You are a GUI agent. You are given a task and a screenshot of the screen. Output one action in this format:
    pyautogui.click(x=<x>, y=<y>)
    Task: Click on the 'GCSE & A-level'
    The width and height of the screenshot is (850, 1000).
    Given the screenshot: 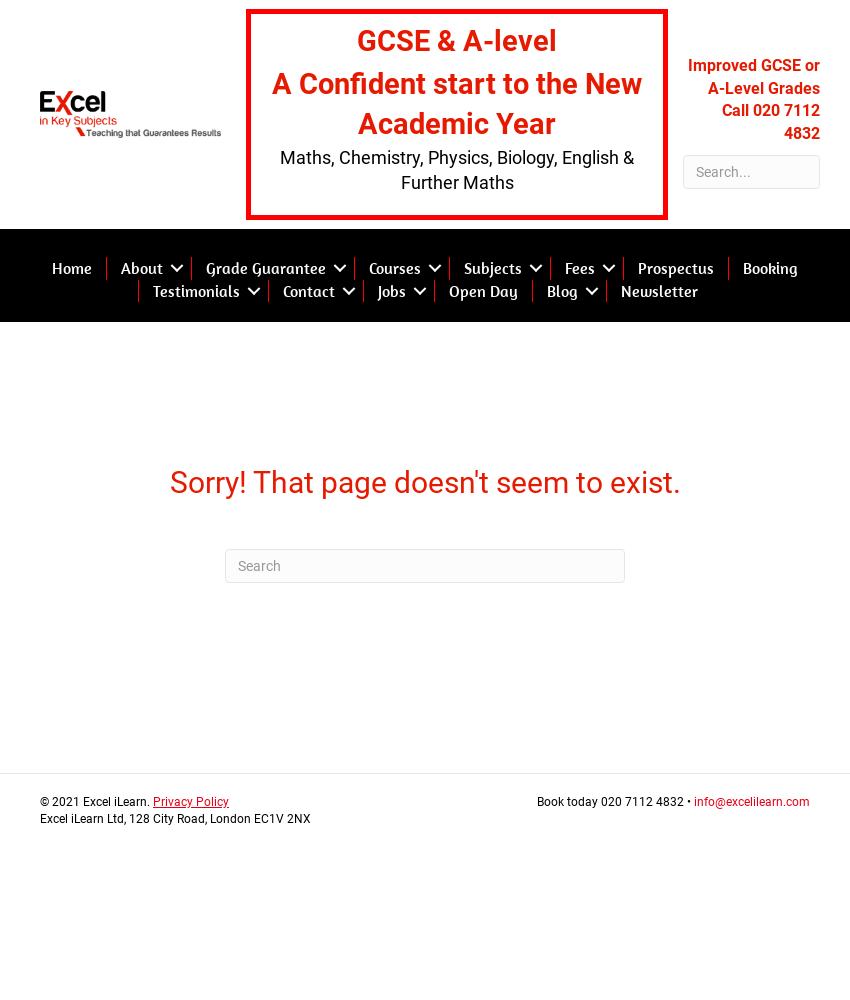 What is the action you would take?
    pyautogui.click(x=455, y=41)
    